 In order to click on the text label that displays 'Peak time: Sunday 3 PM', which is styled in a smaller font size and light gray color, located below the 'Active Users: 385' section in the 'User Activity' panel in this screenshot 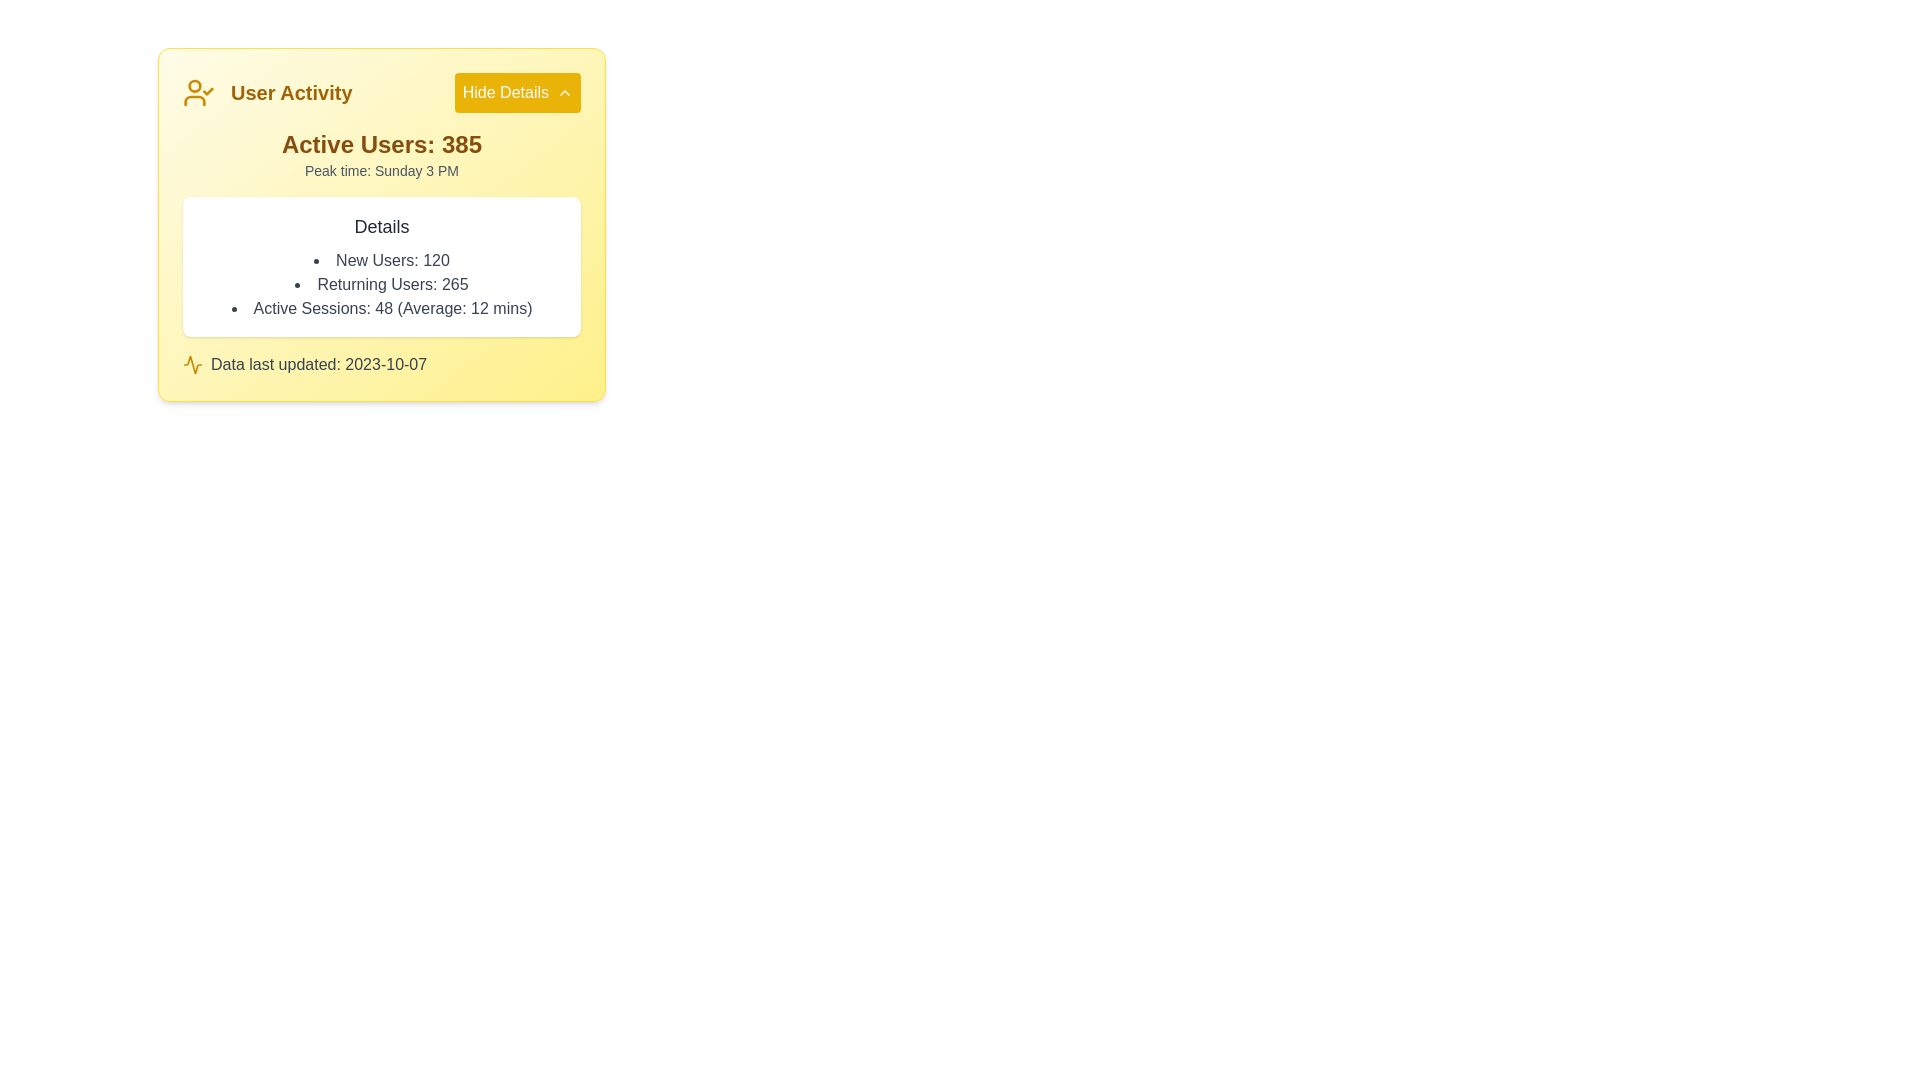, I will do `click(382, 169)`.